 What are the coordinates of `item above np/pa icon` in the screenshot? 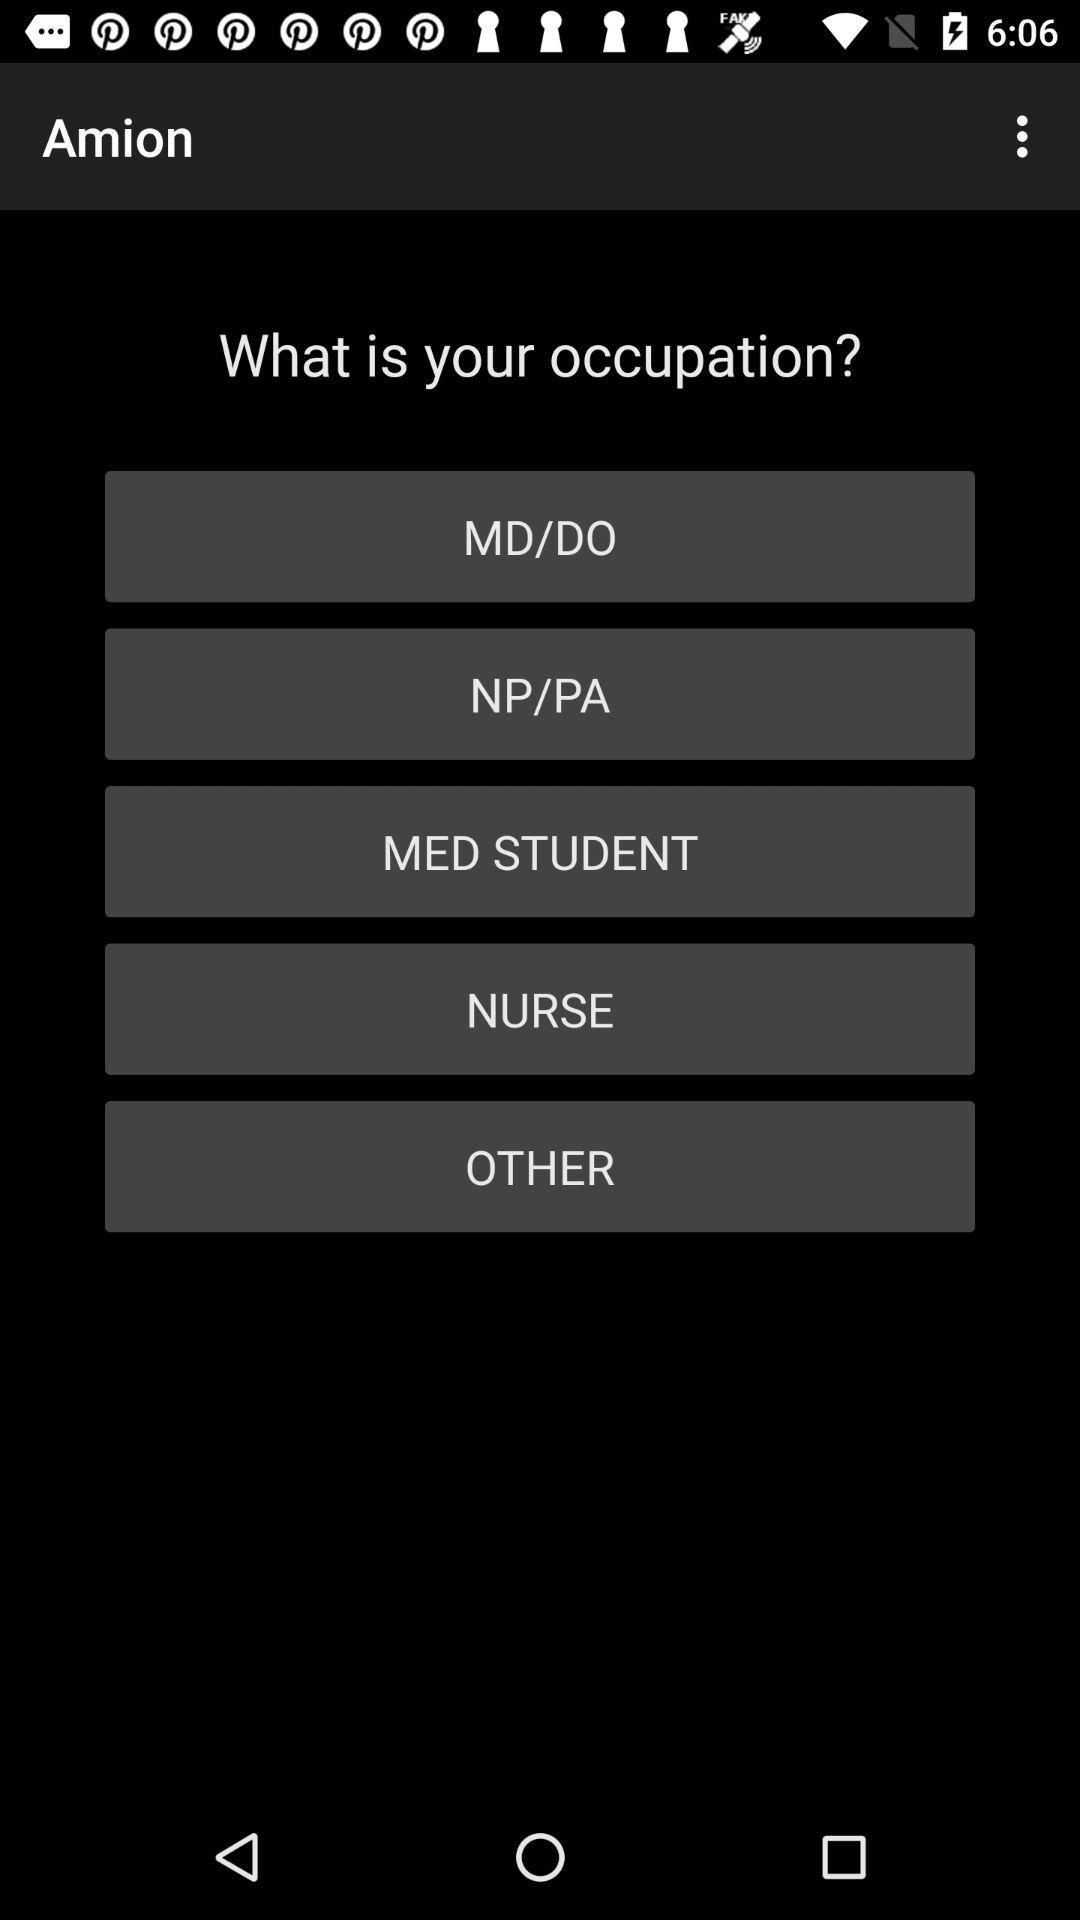 It's located at (540, 536).